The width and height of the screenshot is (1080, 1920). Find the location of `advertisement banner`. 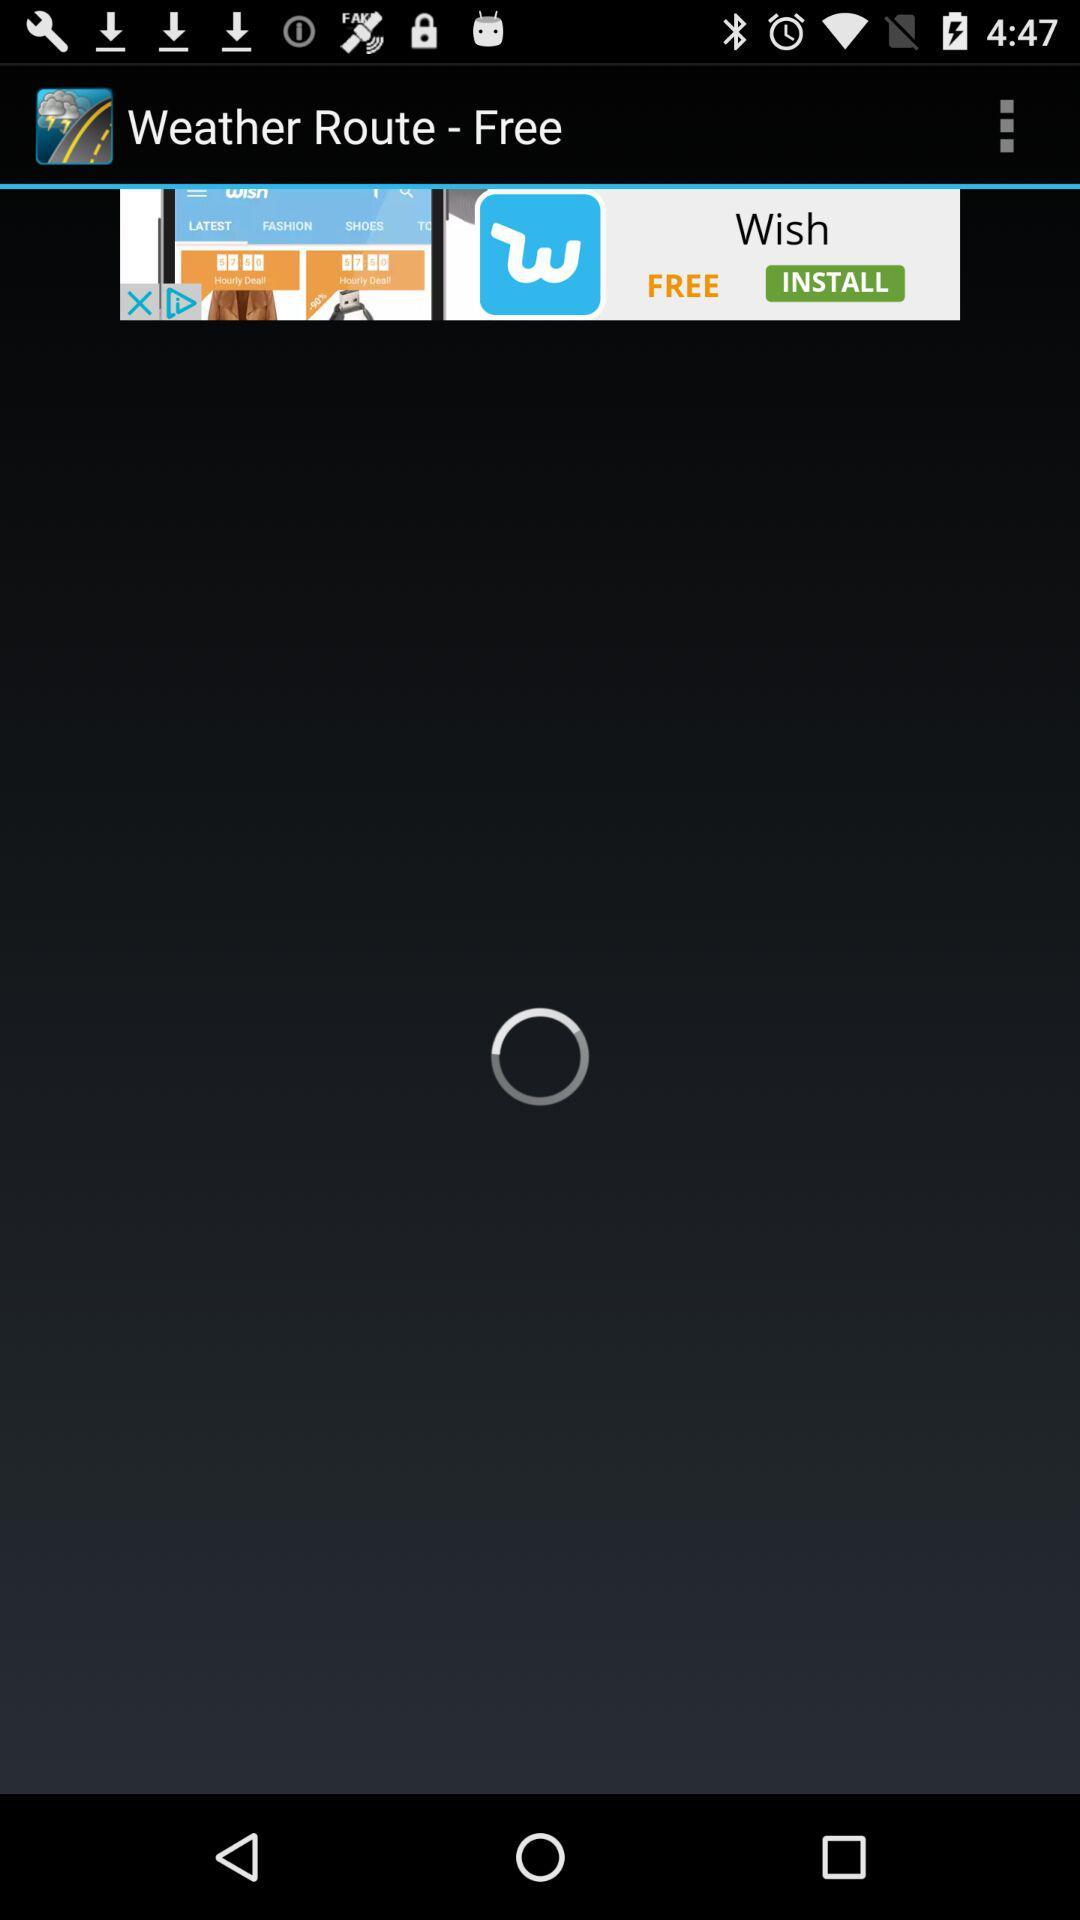

advertisement banner is located at coordinates (540, 253).